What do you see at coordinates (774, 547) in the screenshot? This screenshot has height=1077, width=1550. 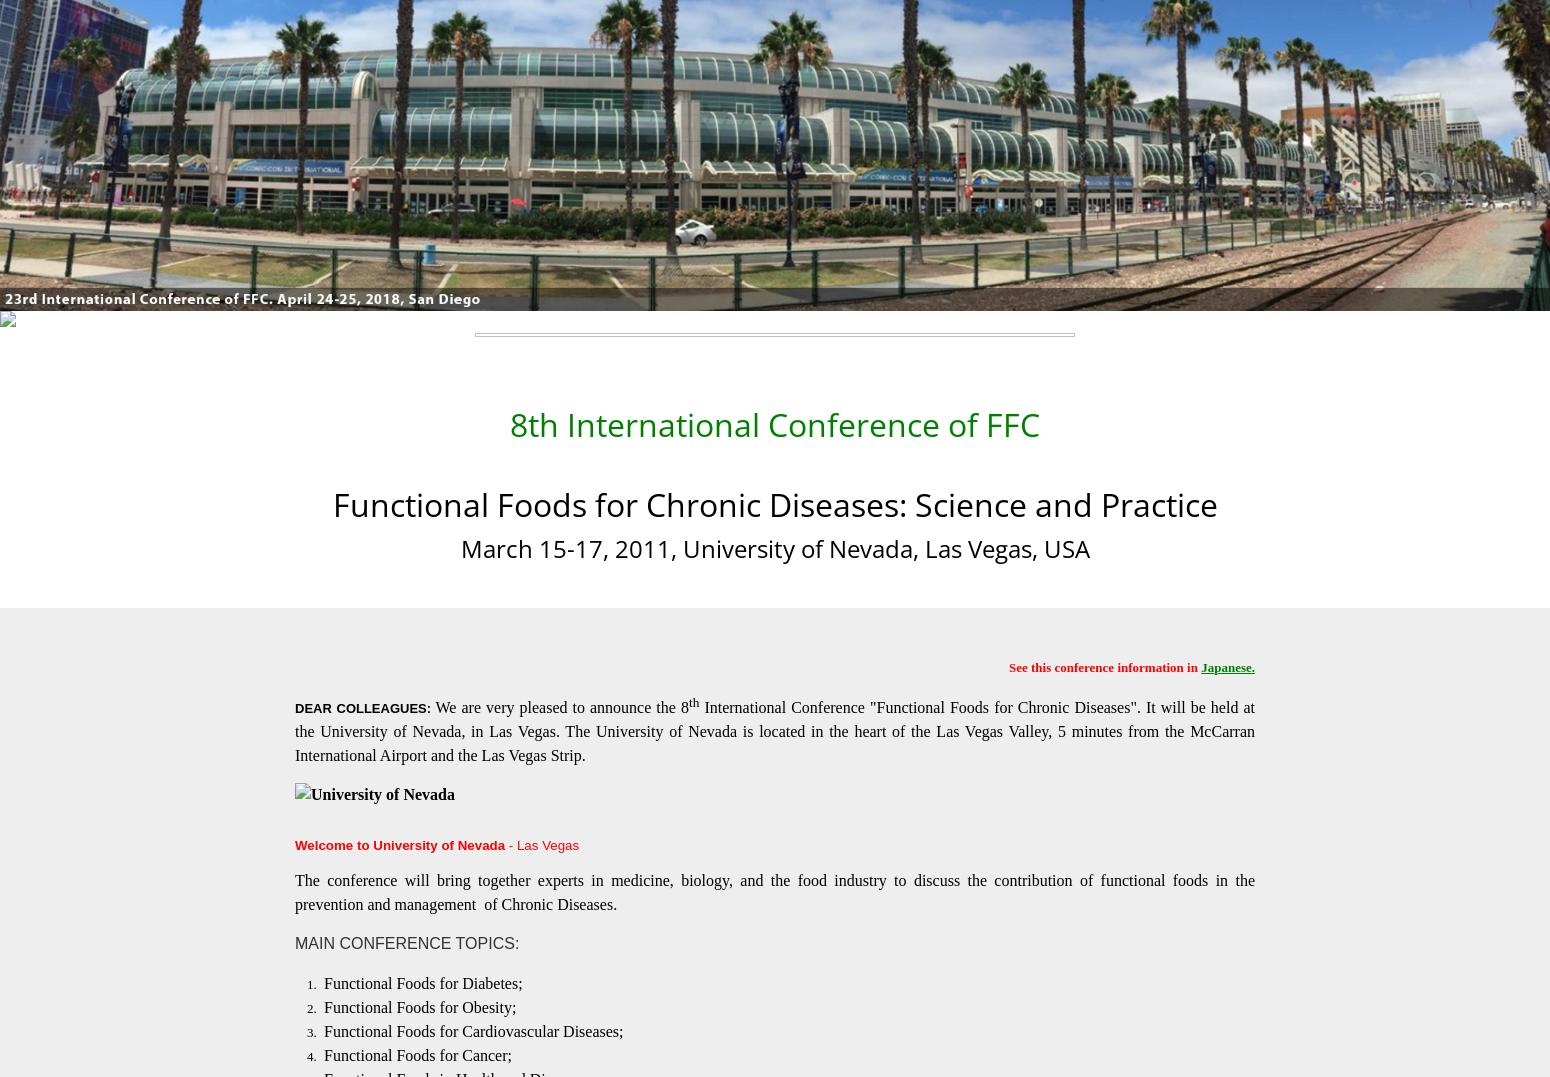 I see `'March 15-17, 2011, University of Nevada, Las Vegas, USA'` at bounding box center [774, 547].